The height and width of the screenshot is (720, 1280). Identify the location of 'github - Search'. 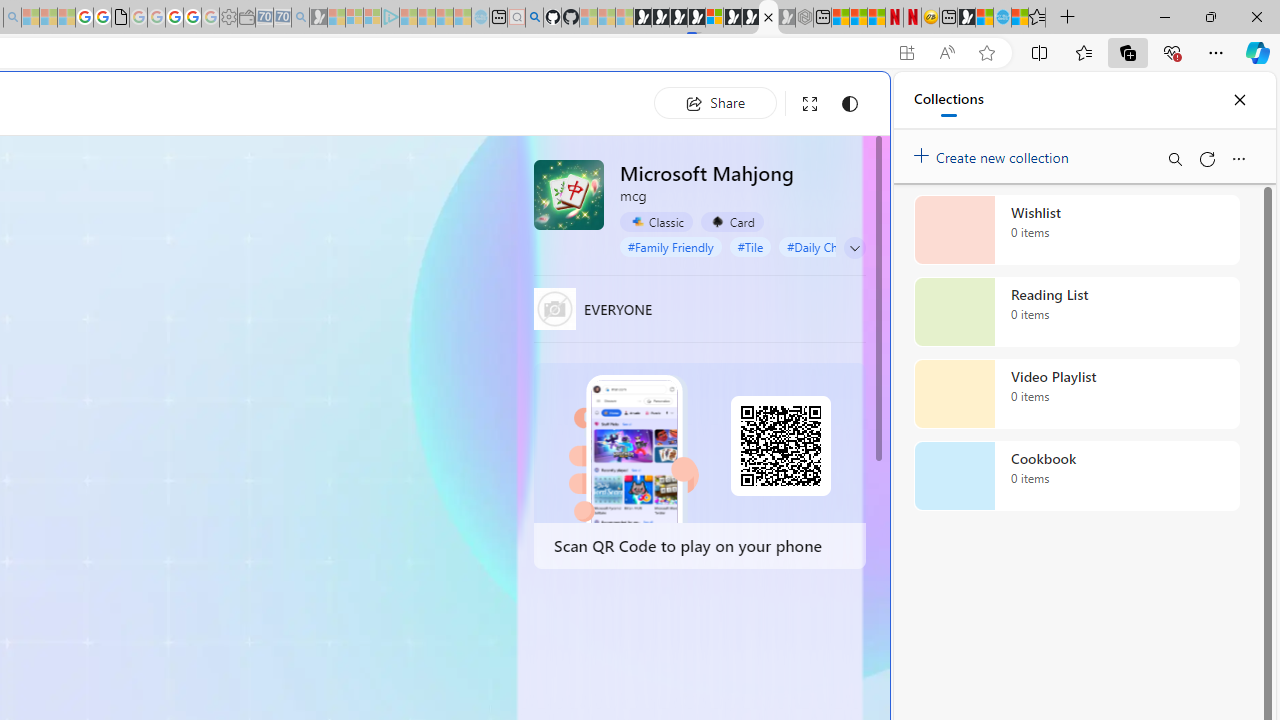
(534, 17).